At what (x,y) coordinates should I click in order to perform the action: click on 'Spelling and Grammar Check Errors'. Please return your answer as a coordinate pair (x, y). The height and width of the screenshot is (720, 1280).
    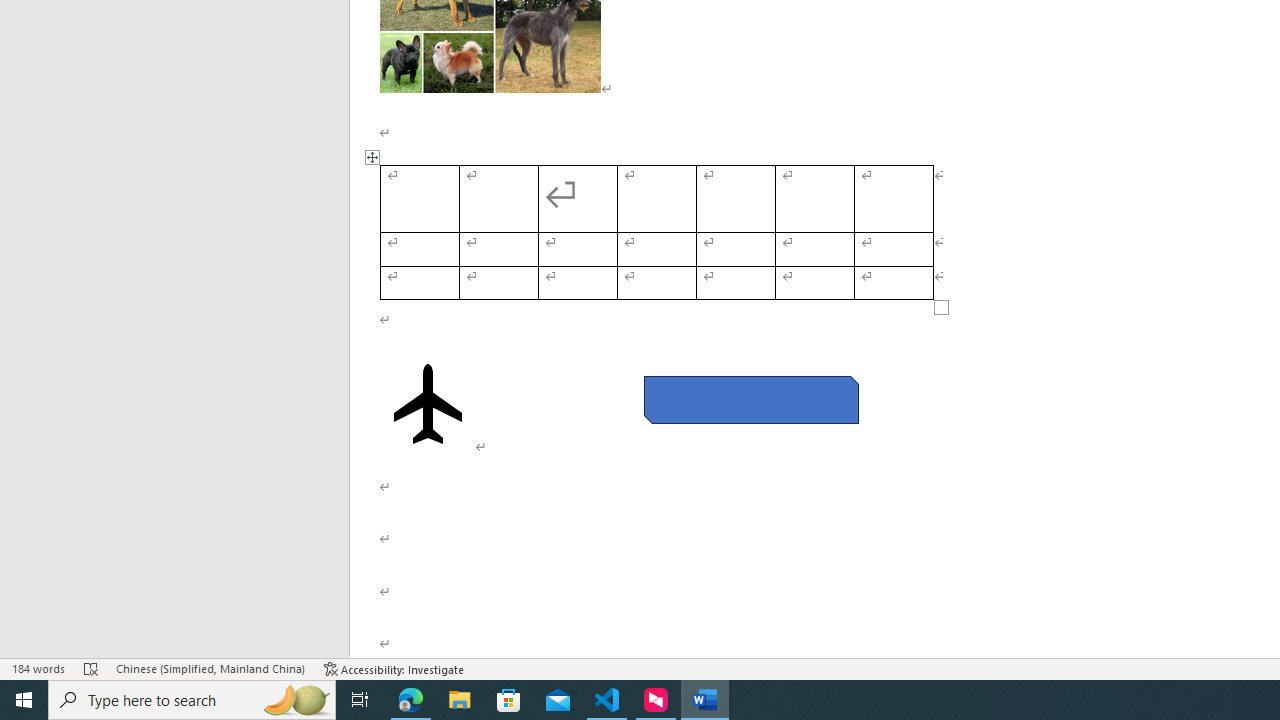
    Looking at the image, I should click on (90, 669).